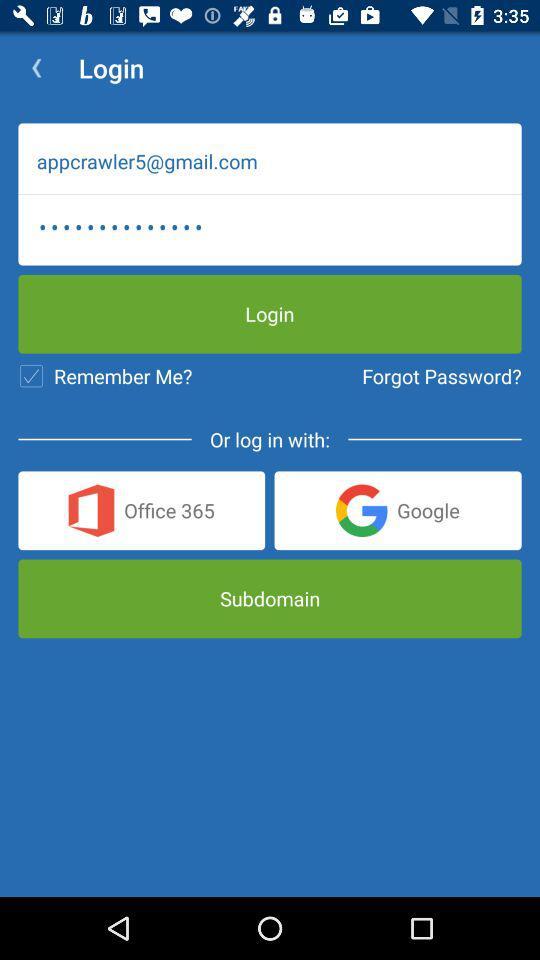 The height and width of the screenshot is (960, 540). What do you see at coordinates (36, 68) in the screenshot?
I see `item above the appcrawler5@gmail.com item` at bounding box center [36, 68].